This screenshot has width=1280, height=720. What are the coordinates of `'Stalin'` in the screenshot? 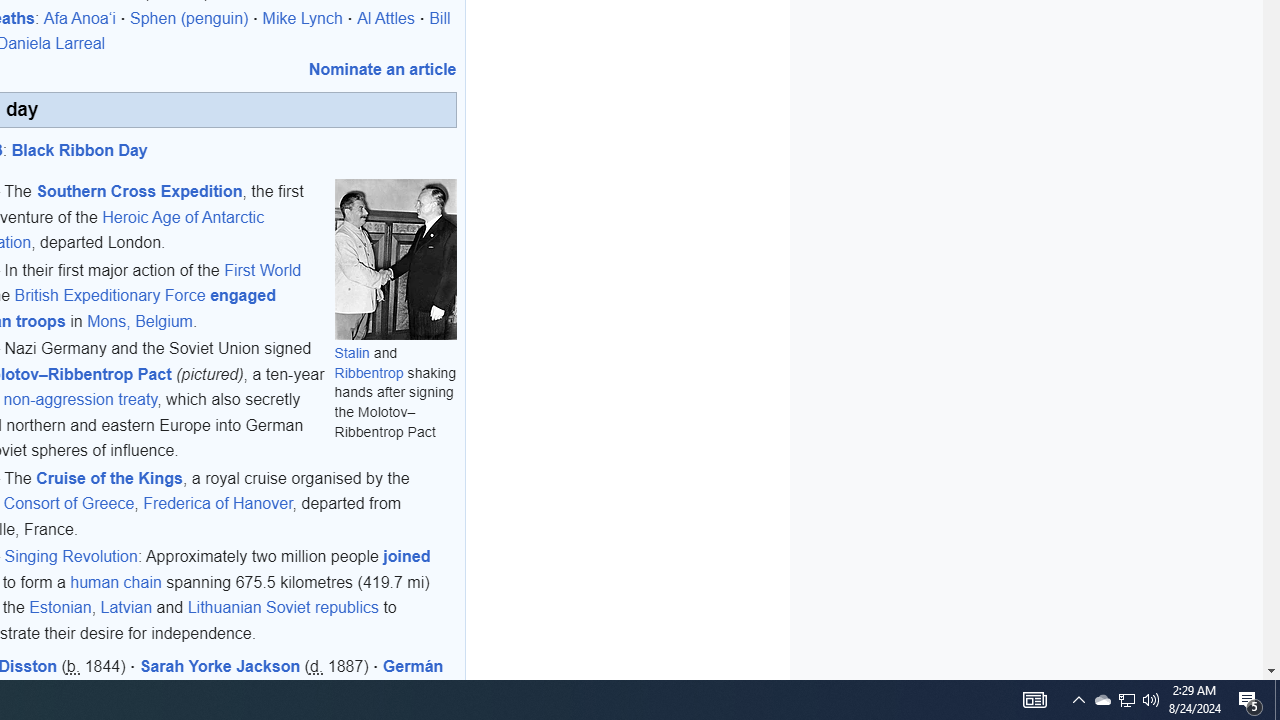 It's located at (352, 351).